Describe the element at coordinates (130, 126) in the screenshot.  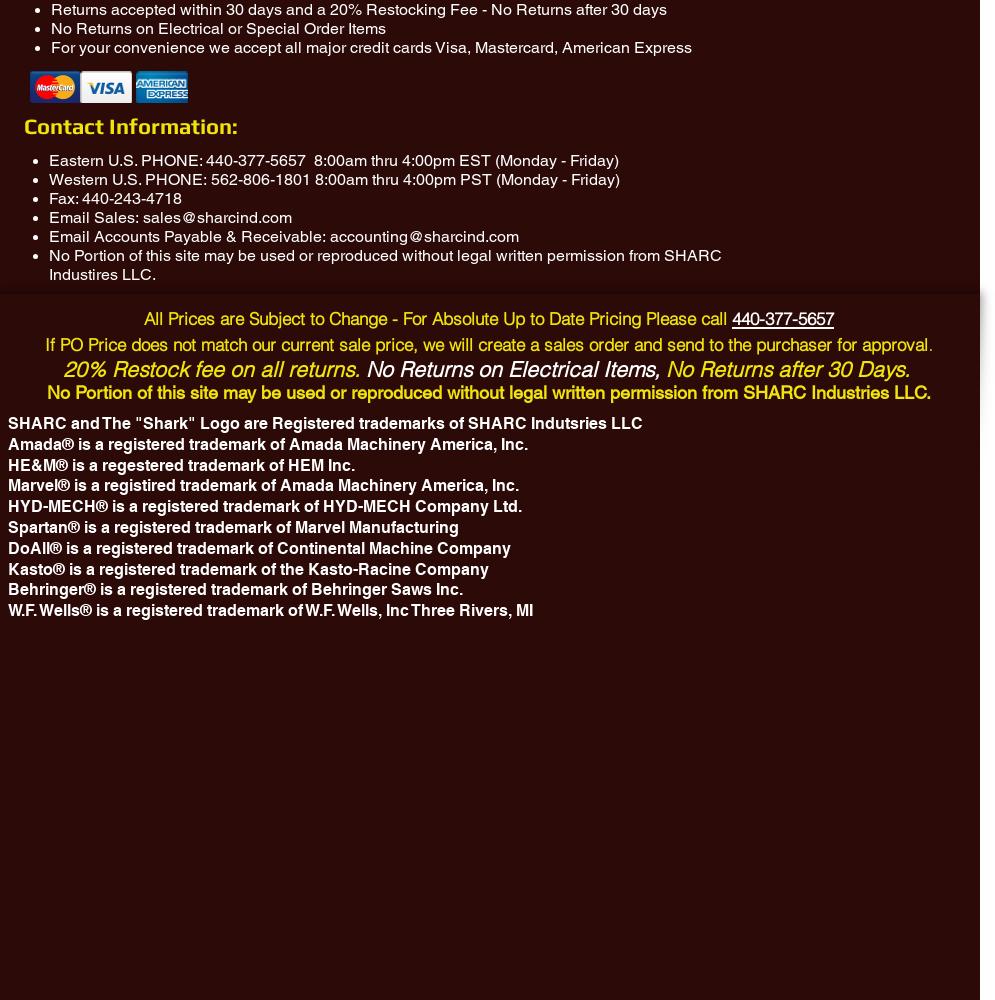
I see `'Contact Information:'` at that location.